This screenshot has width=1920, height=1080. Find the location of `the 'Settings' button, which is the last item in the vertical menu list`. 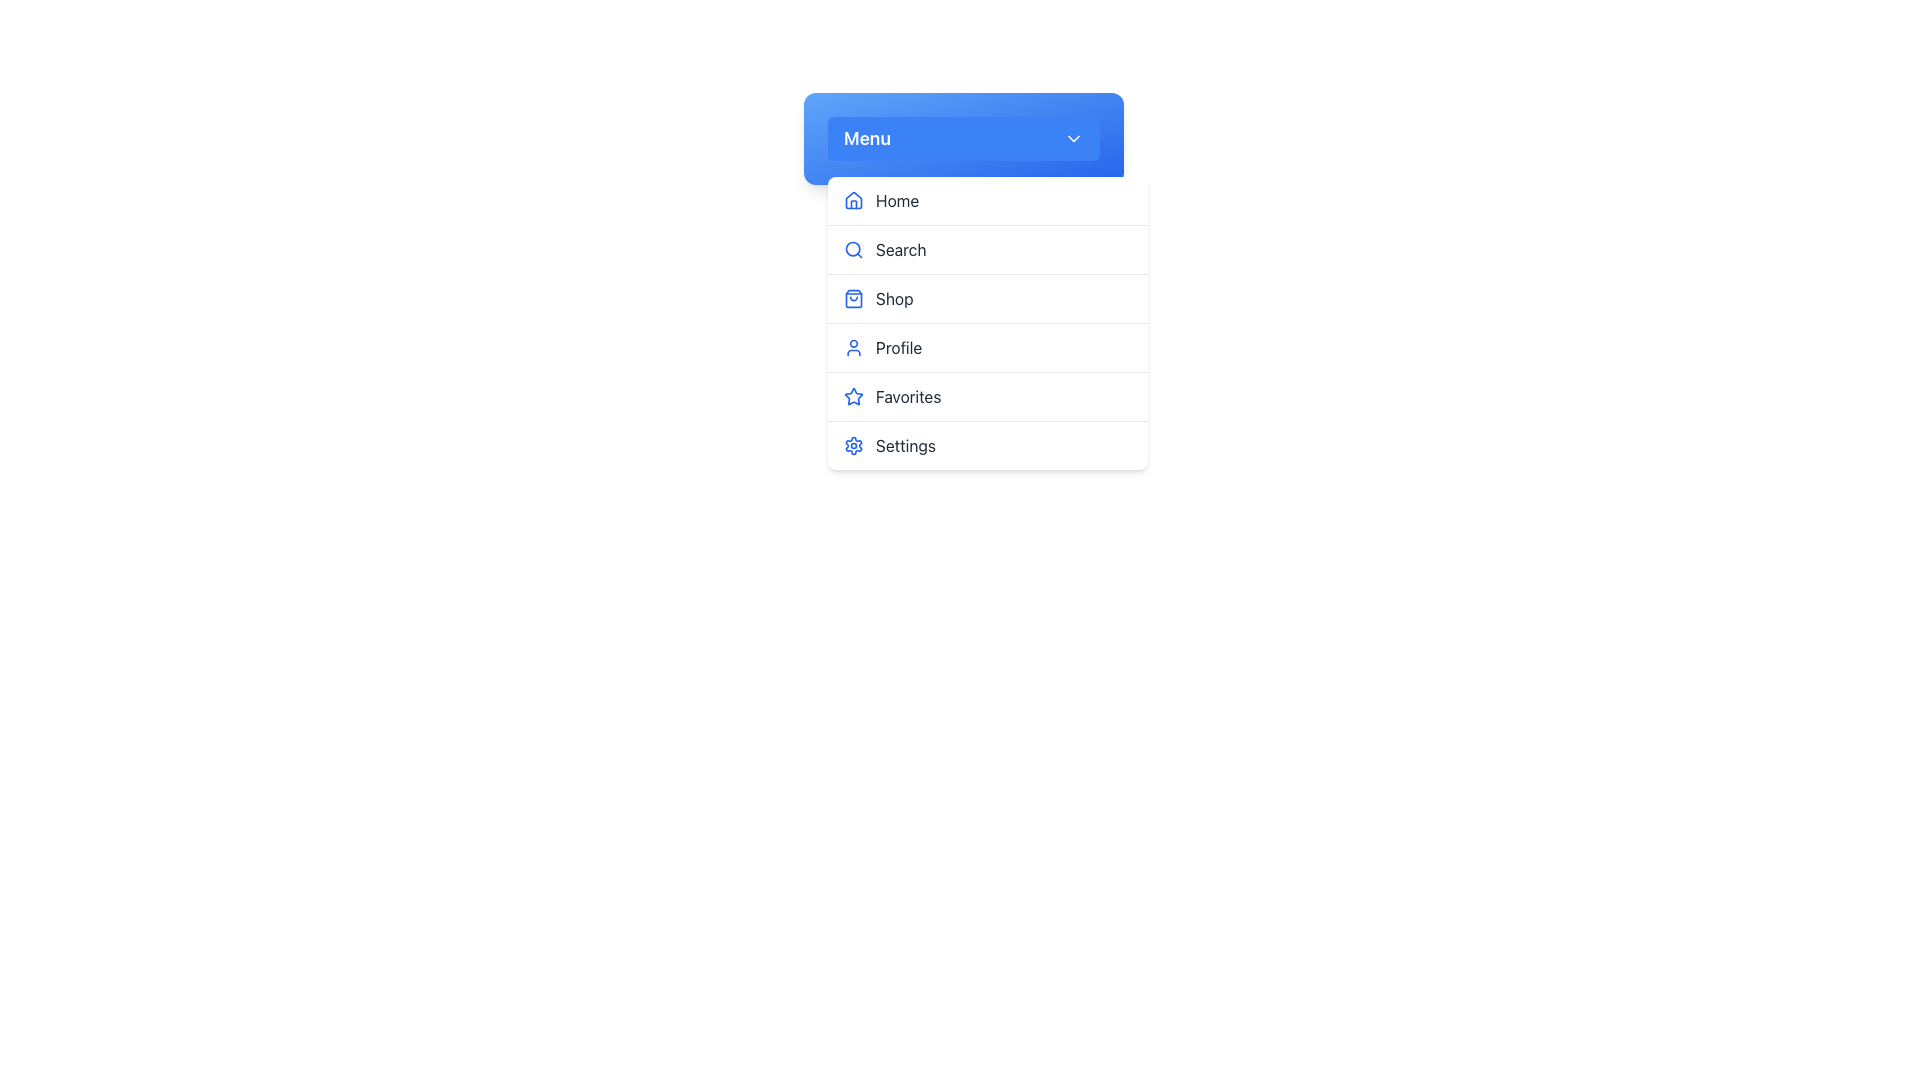

the 'Settings' button, which is the last item in the vertical menu list is located at coordinates (988, 445).